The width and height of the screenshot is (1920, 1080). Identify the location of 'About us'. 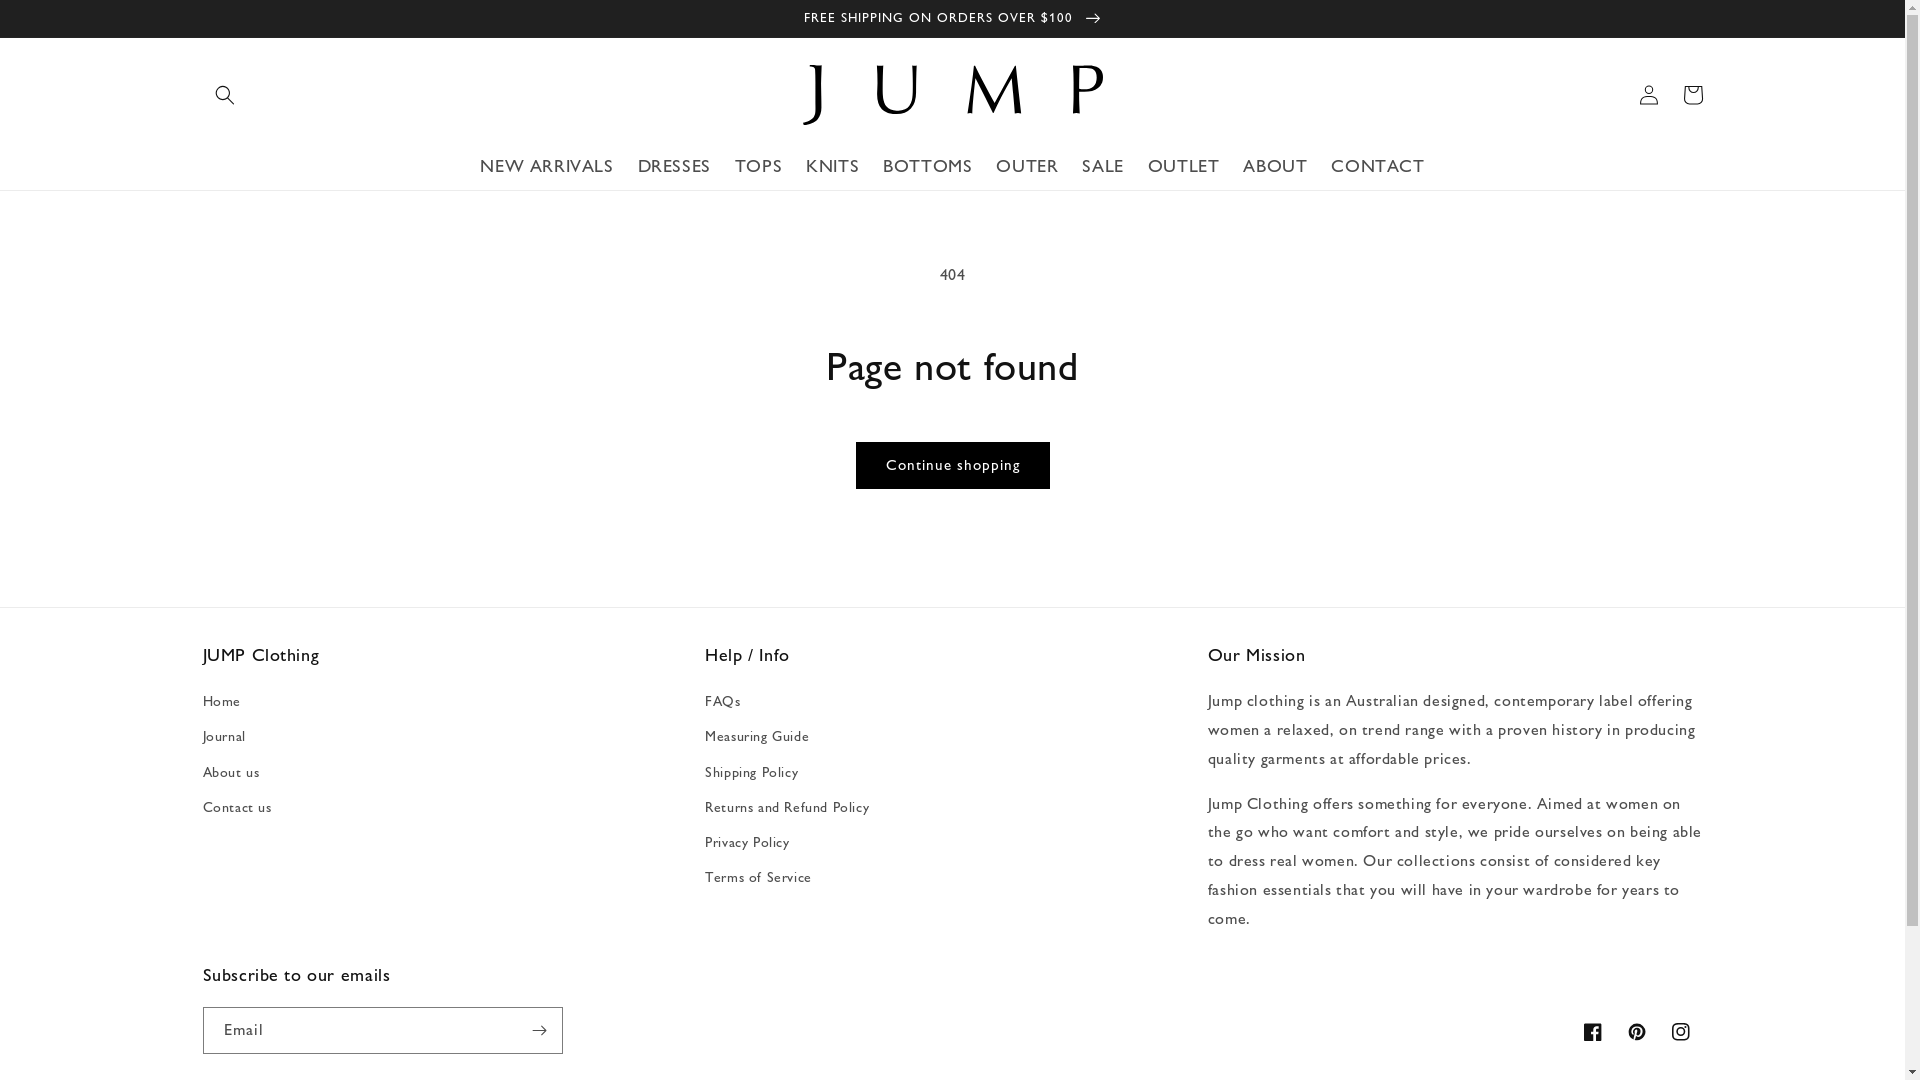
(230, 771).